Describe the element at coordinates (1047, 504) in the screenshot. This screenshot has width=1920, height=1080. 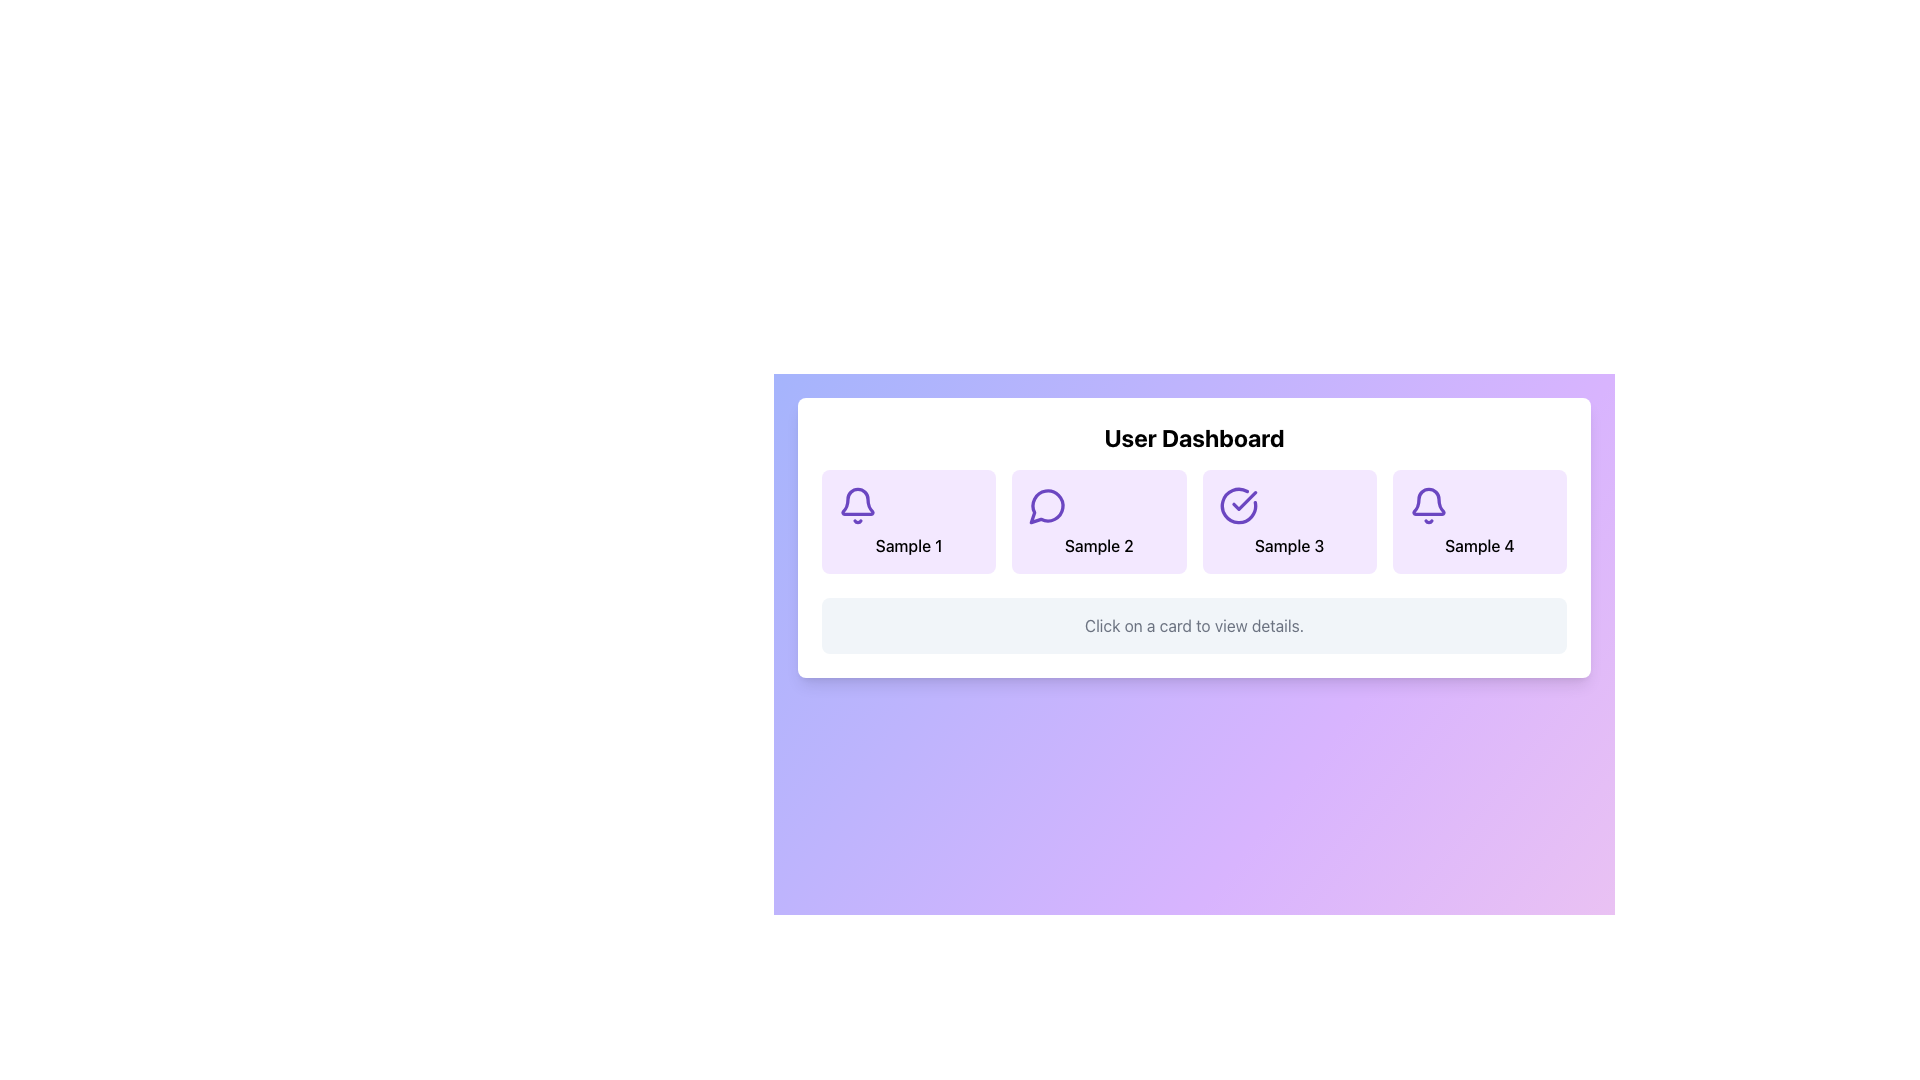
I see `the speech bubble icon with purple strokes located at the top of the 'Sample 2' card` at that location.